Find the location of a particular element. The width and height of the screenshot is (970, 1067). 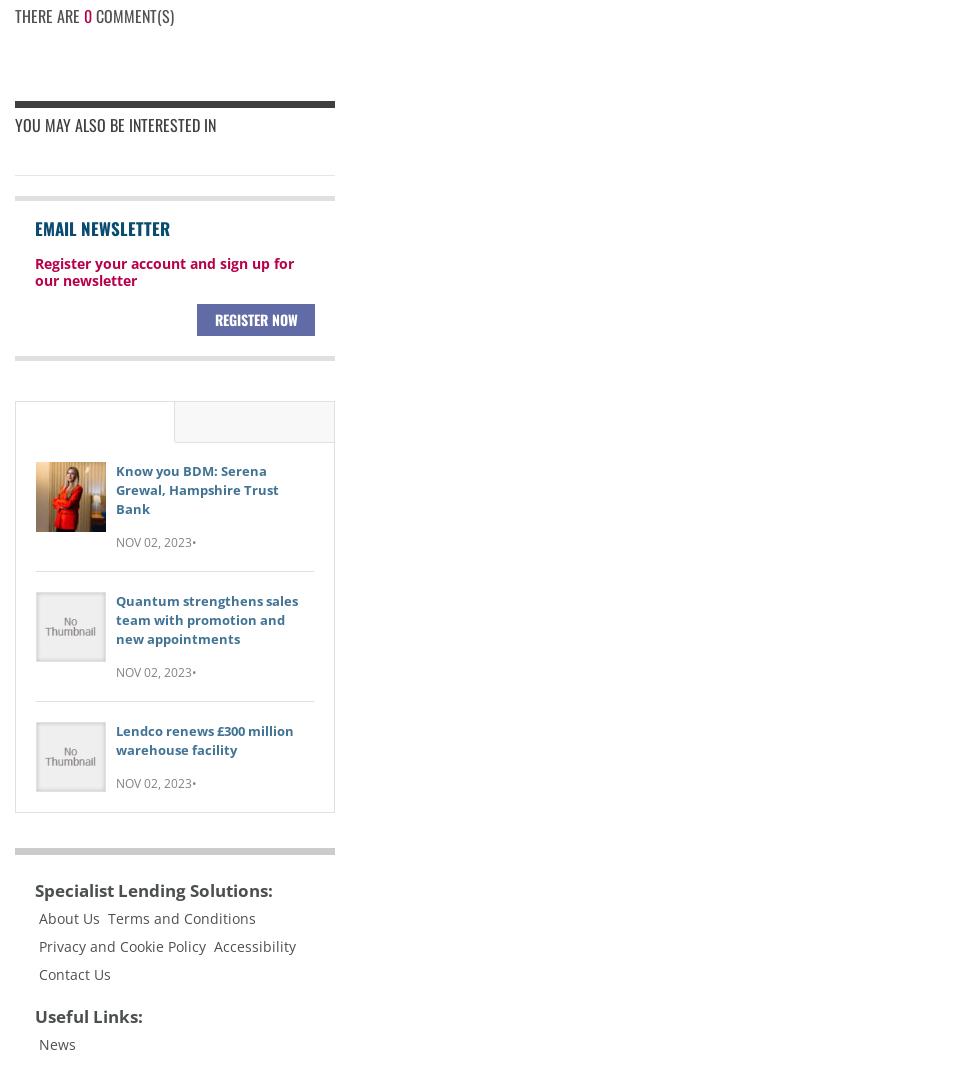

'Contact Us' is located at coordinates (73, 973).